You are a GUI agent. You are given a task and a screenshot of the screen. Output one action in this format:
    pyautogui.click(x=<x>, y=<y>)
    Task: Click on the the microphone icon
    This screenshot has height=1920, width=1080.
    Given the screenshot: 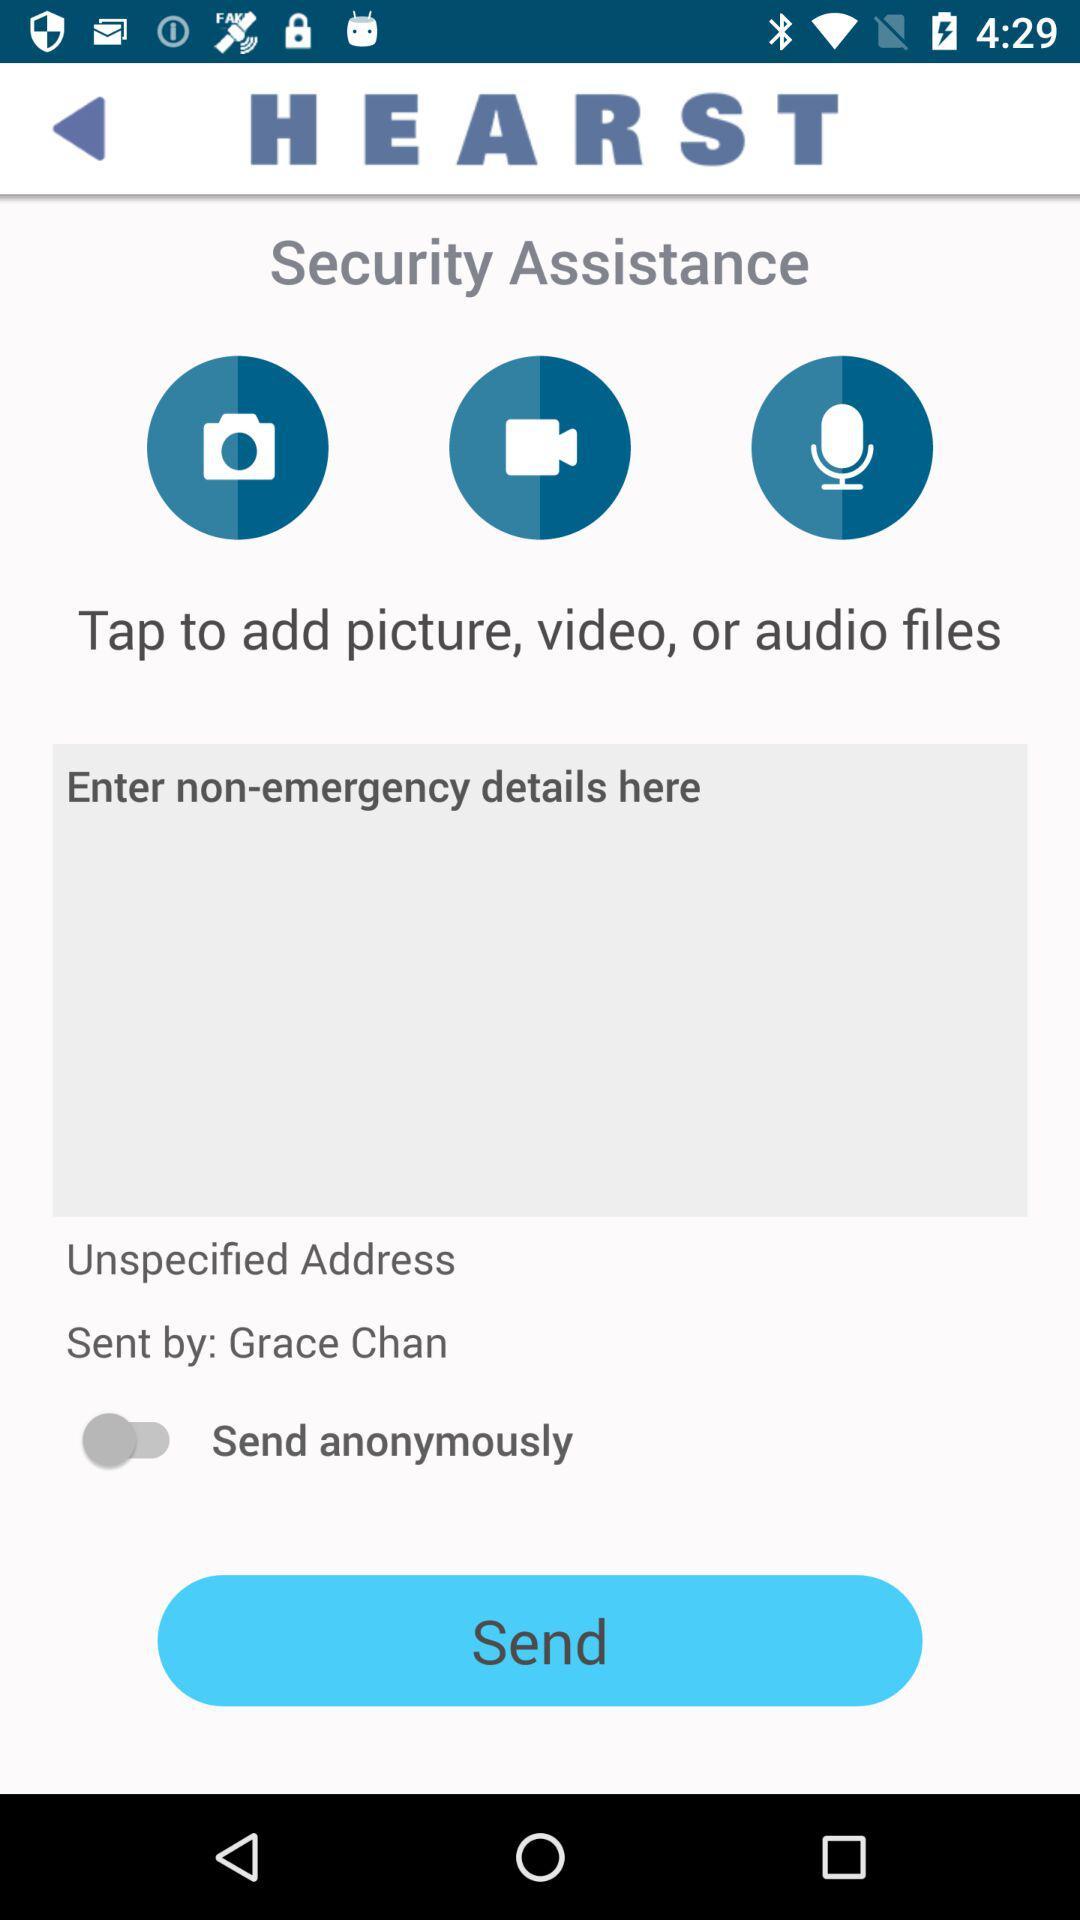 What is the action you would take?
    pyautogui.click(x=842, y=446)
    